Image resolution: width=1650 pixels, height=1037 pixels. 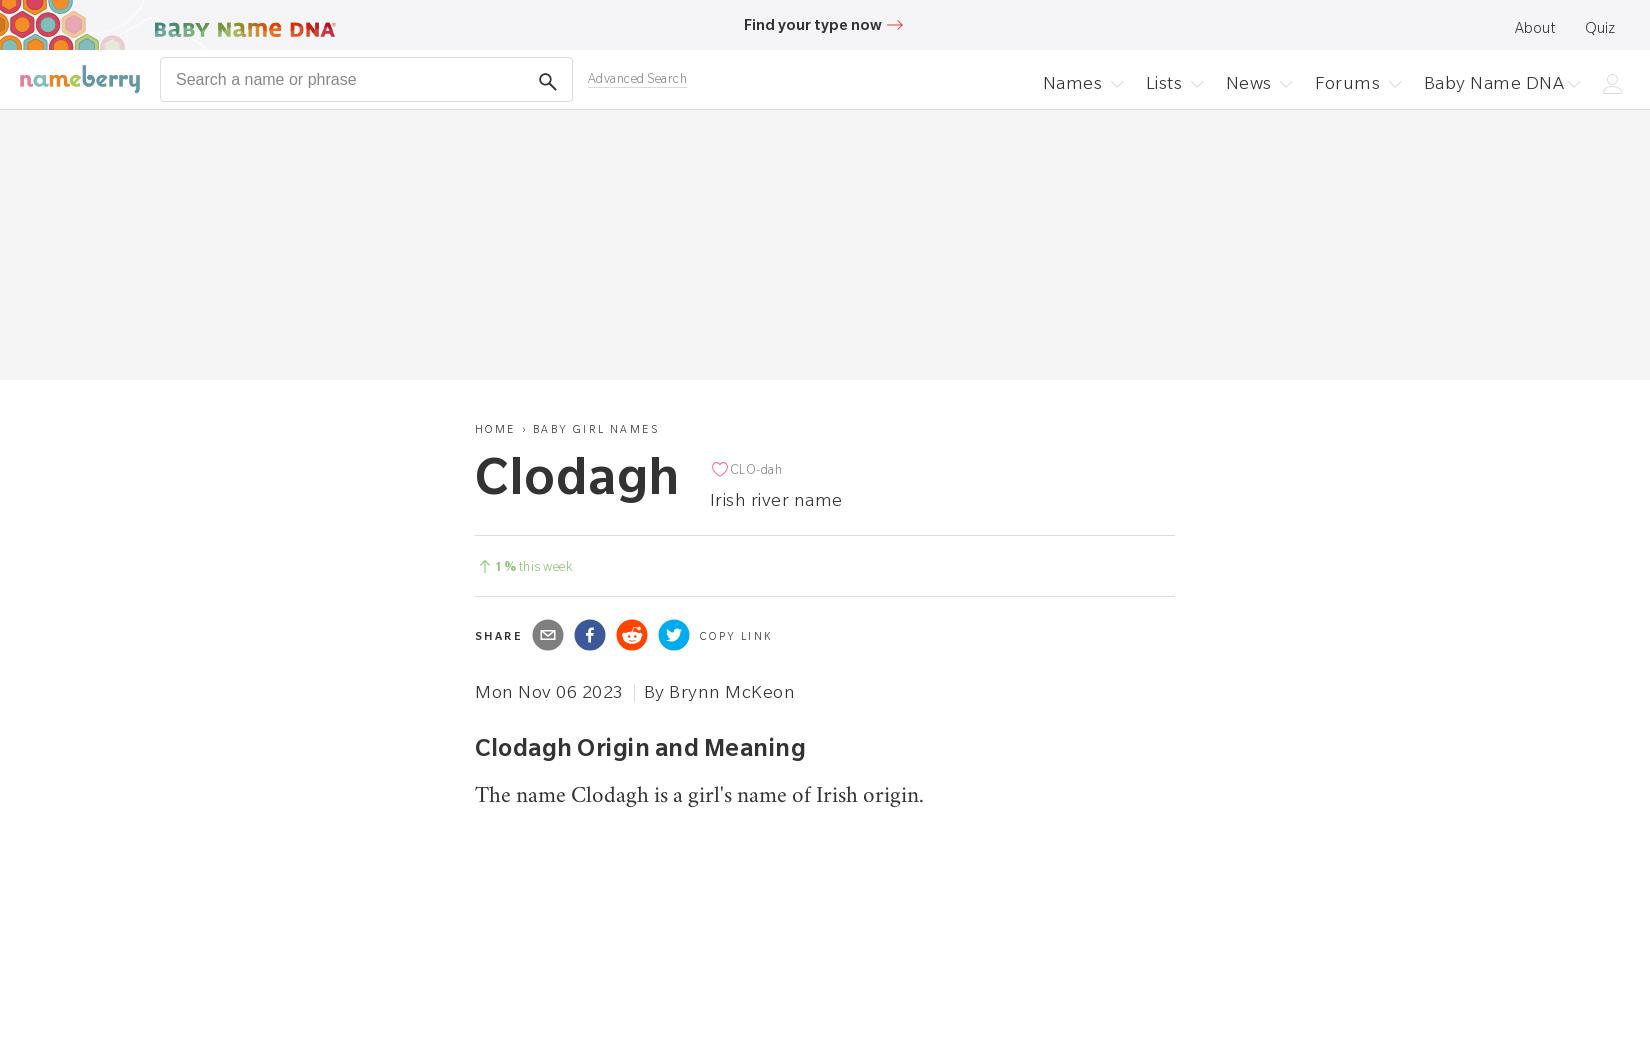 What do you see at coordinates (668, 691) in the screenshot?
I see `'Brynn McKeon'` at bounding box center [668, 691].